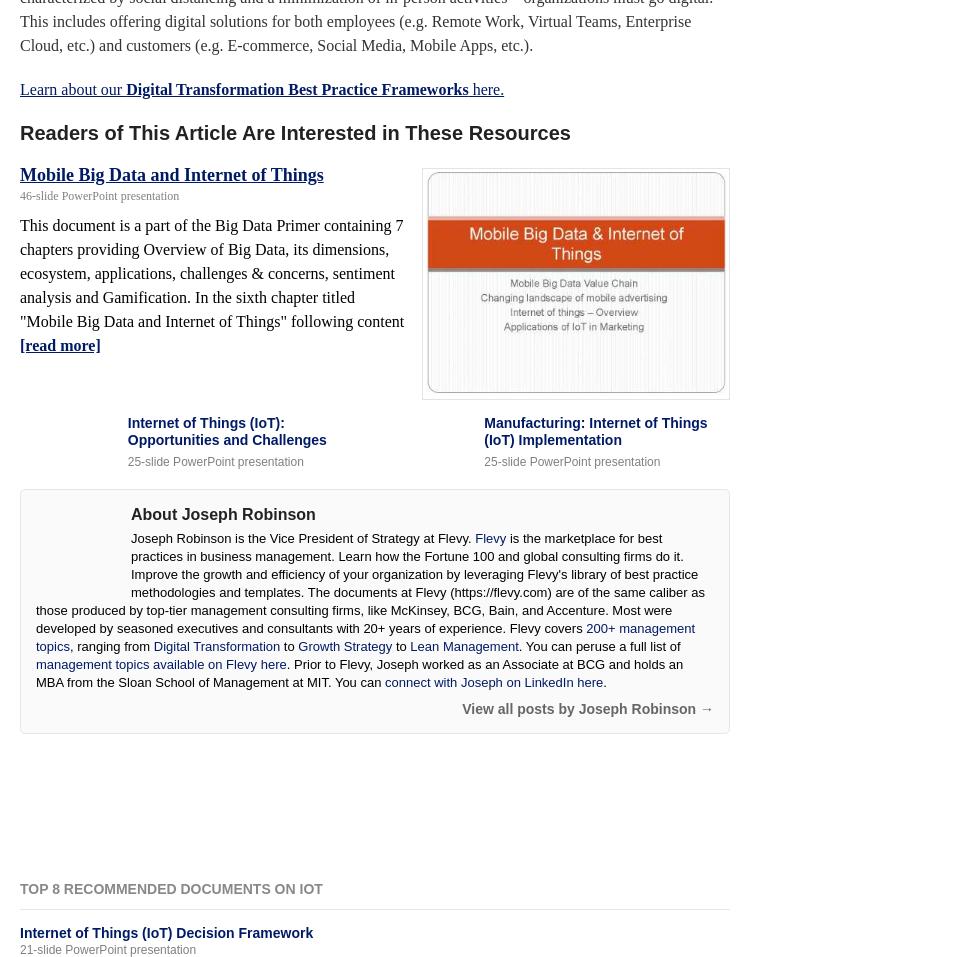  I want to click on 'Lean Management', so click(410, 645).